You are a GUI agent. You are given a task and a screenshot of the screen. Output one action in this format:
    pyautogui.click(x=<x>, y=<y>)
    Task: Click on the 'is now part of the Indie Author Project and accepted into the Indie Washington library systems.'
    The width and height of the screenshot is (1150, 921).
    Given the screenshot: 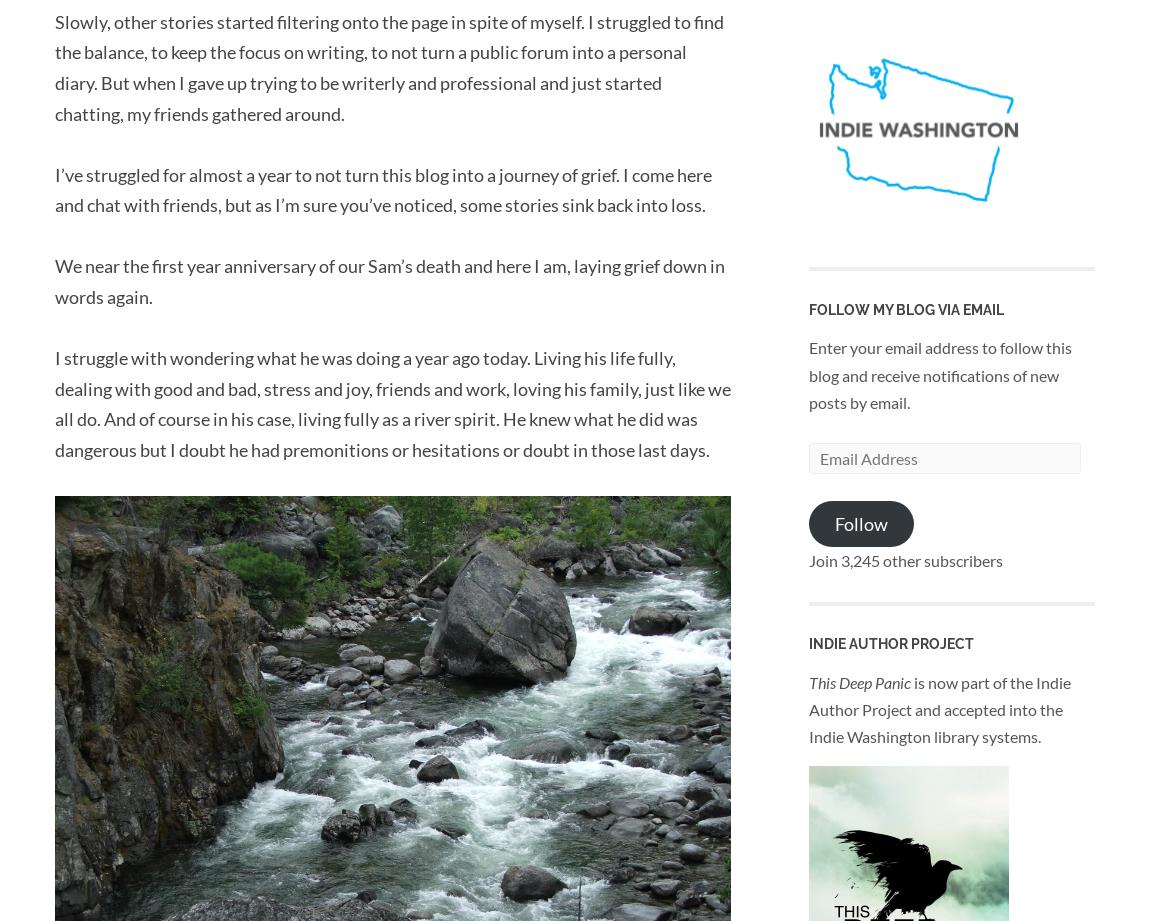 What is the action you would take?
    pyautogui.click(x=940, y=708)
    